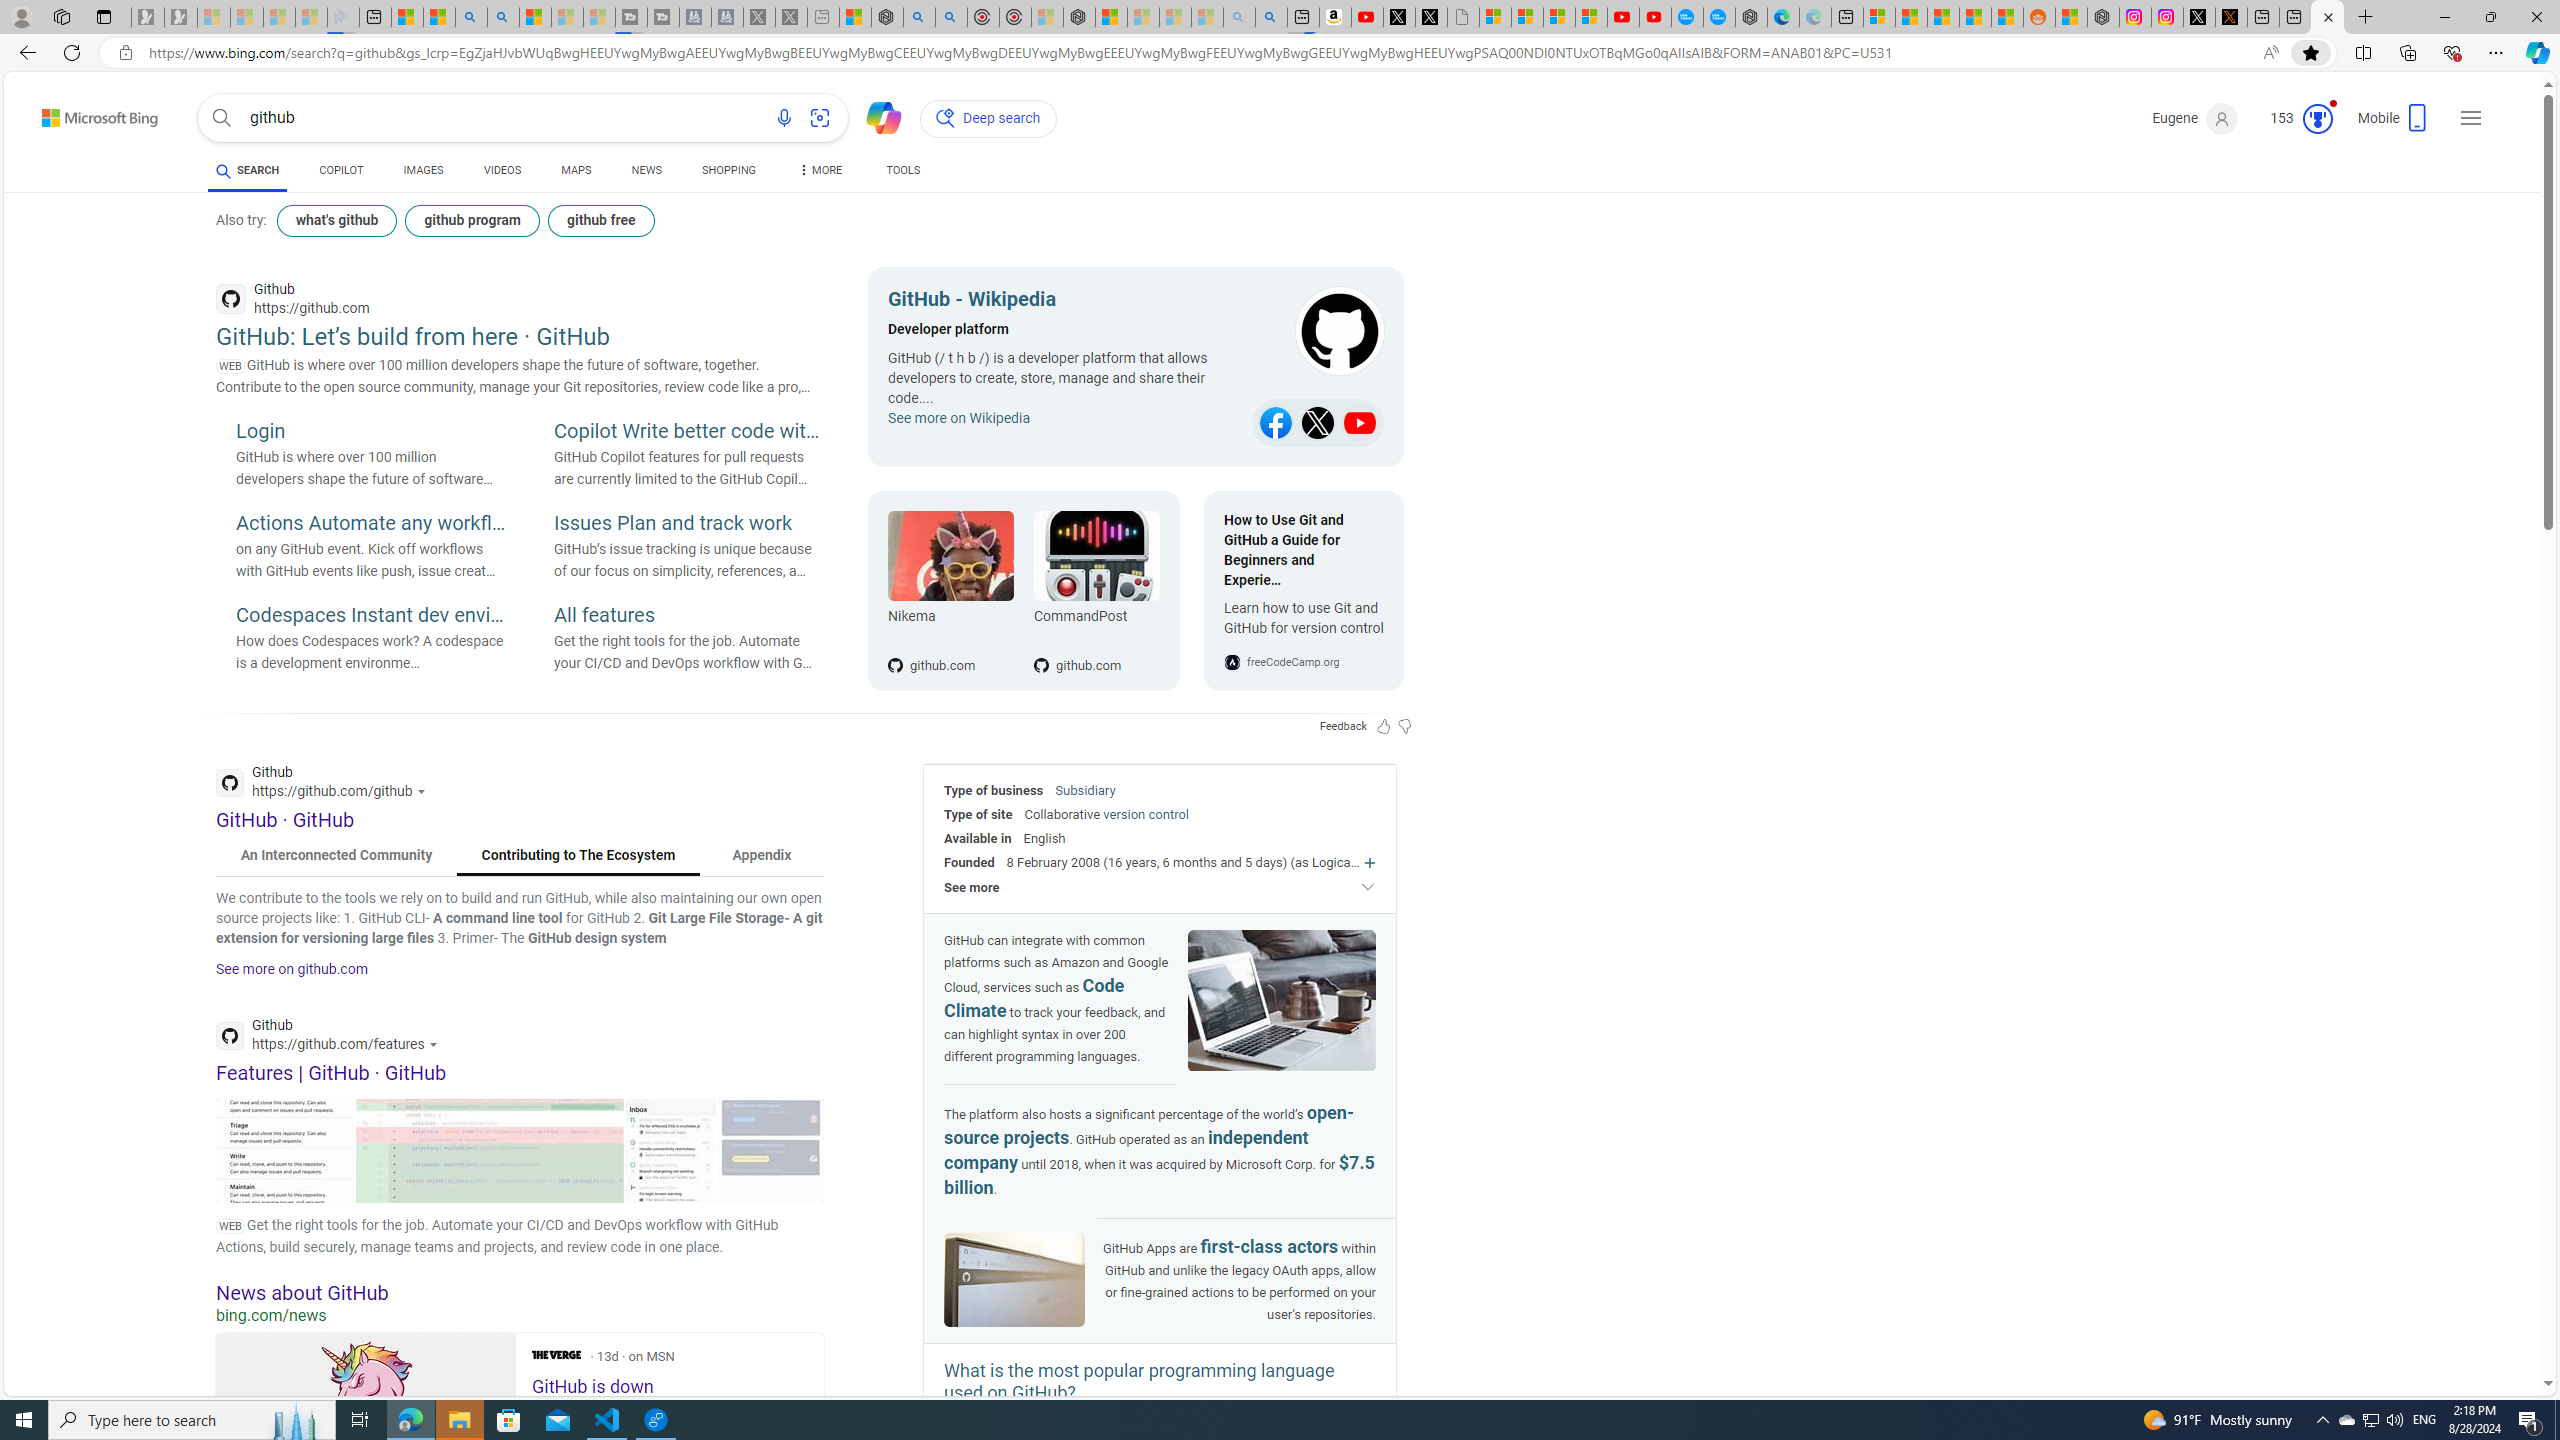  What do you see at coordinates (819, 118) in the screenshot?
I see `'Search using an image'` at bounding box center [819, 118].